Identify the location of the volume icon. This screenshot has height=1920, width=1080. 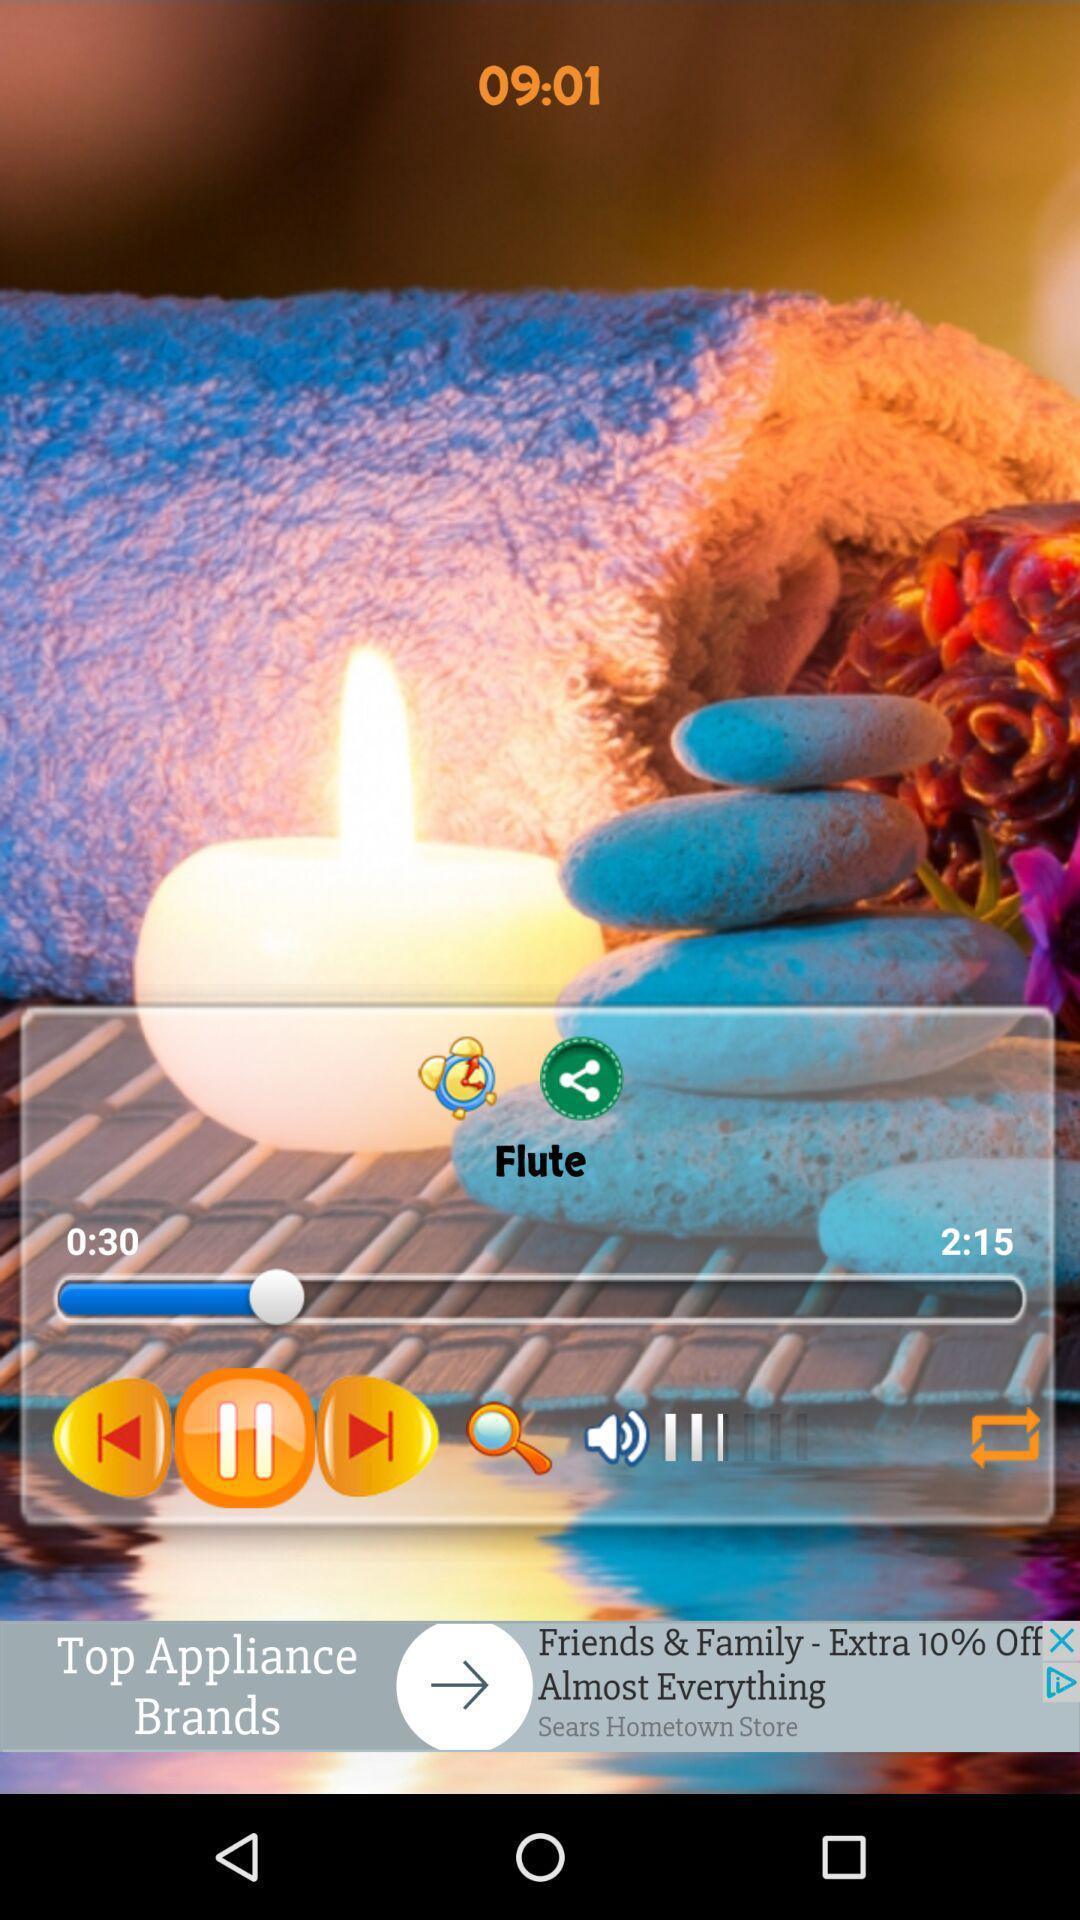
(616, 1537).